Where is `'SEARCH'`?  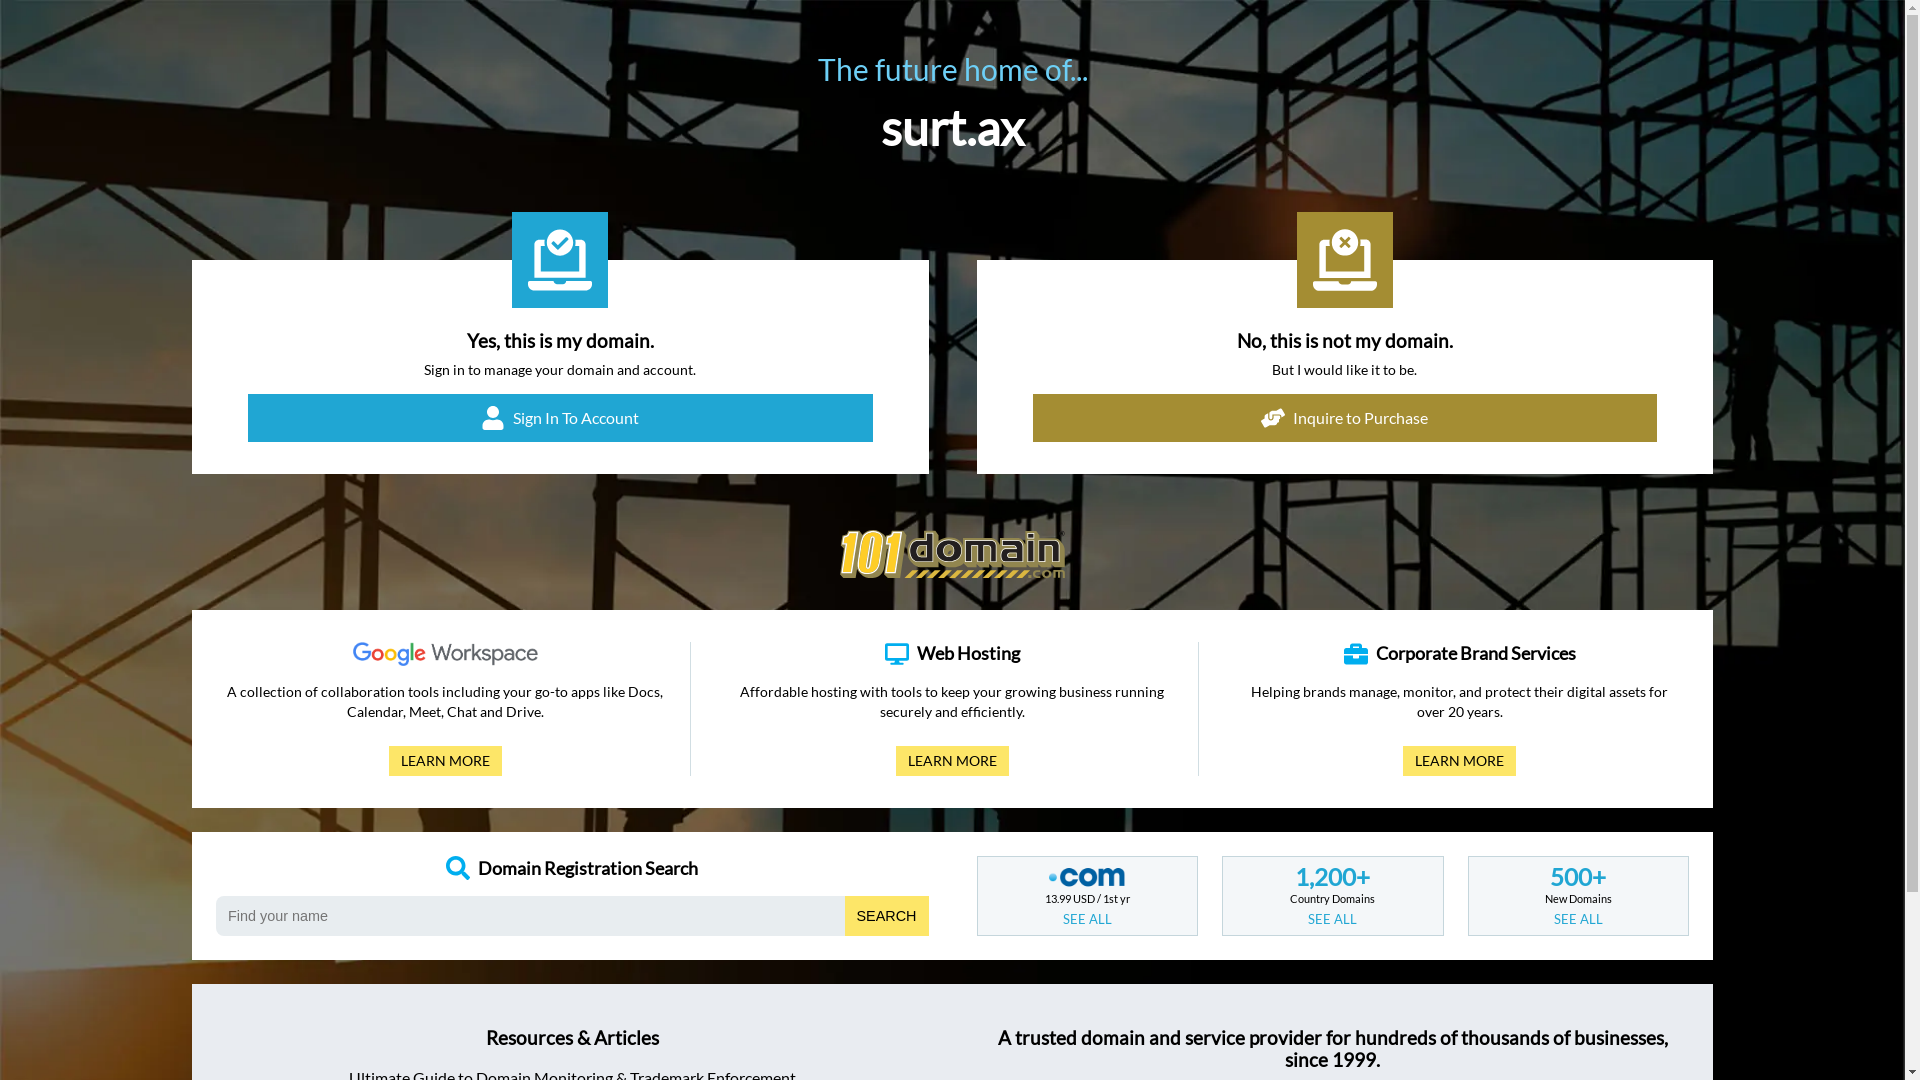 'SEARCH' is located at coordinates (886, 915).